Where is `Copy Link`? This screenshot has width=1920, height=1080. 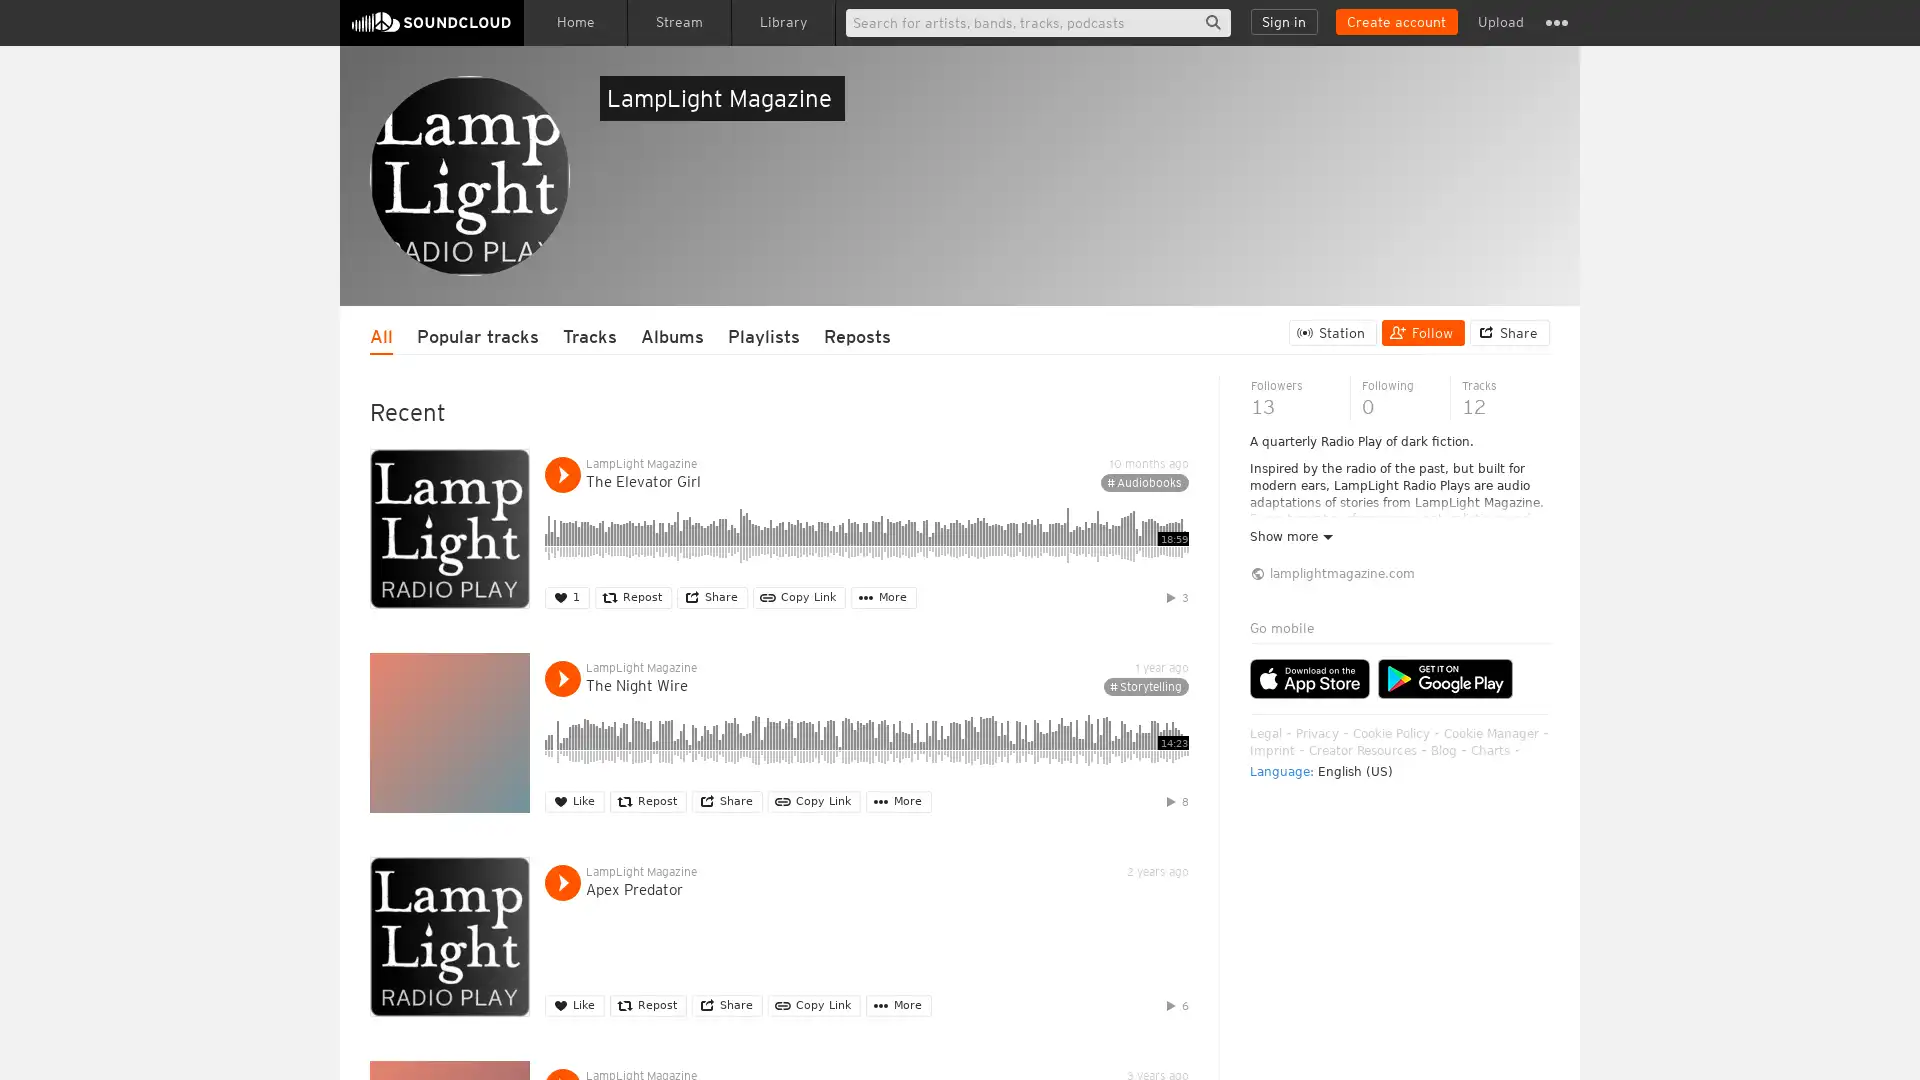 Copy Link is located at coordinates (814, 800).